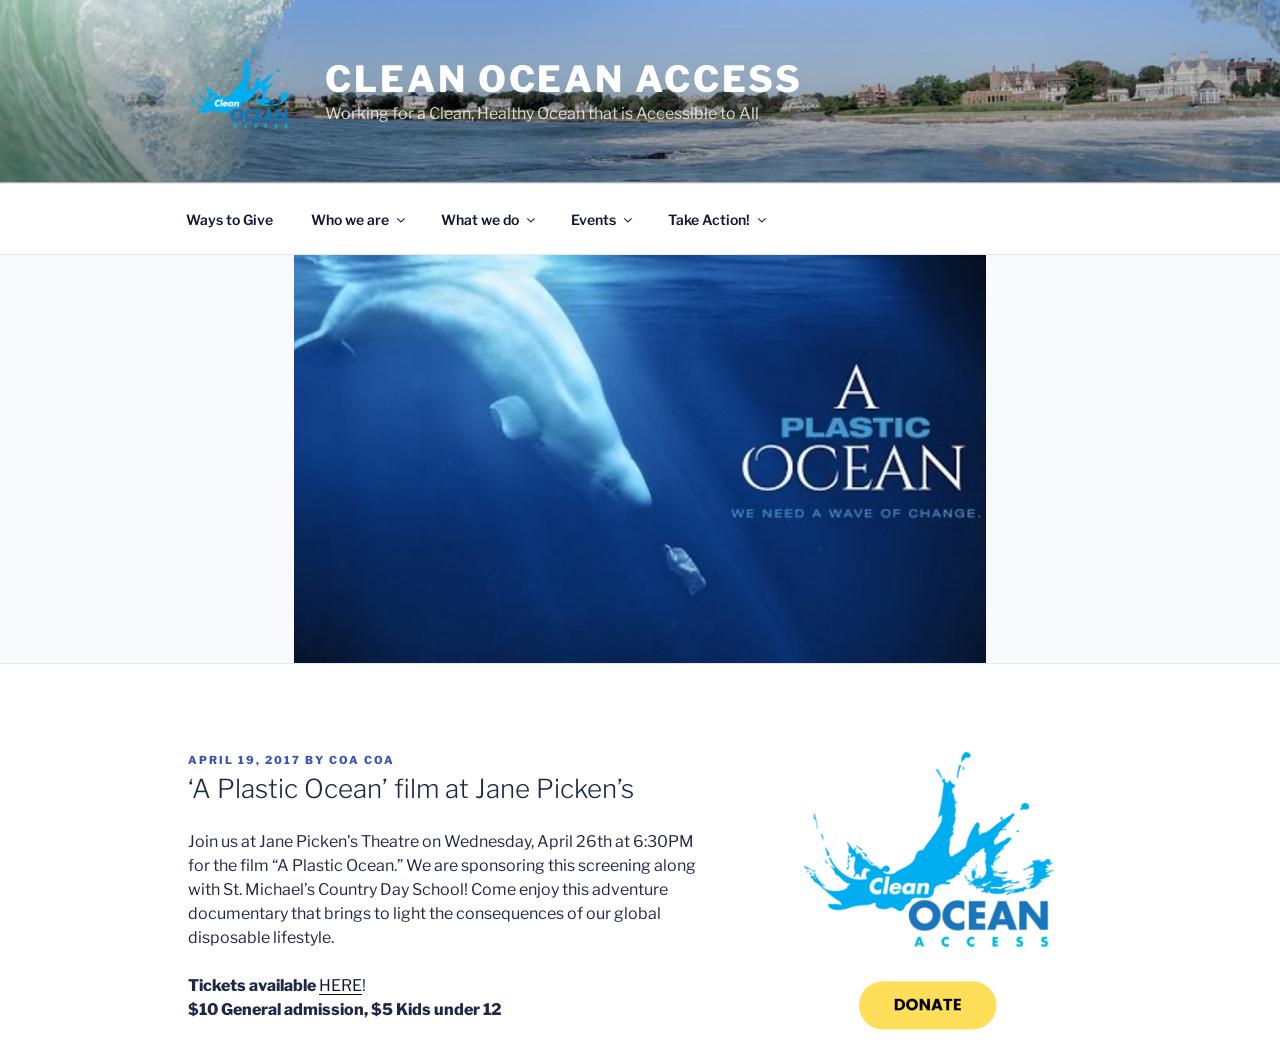 This screenshot has height=1063, width=1280. I want to click on 'Ways to Give', so click(228, 218).